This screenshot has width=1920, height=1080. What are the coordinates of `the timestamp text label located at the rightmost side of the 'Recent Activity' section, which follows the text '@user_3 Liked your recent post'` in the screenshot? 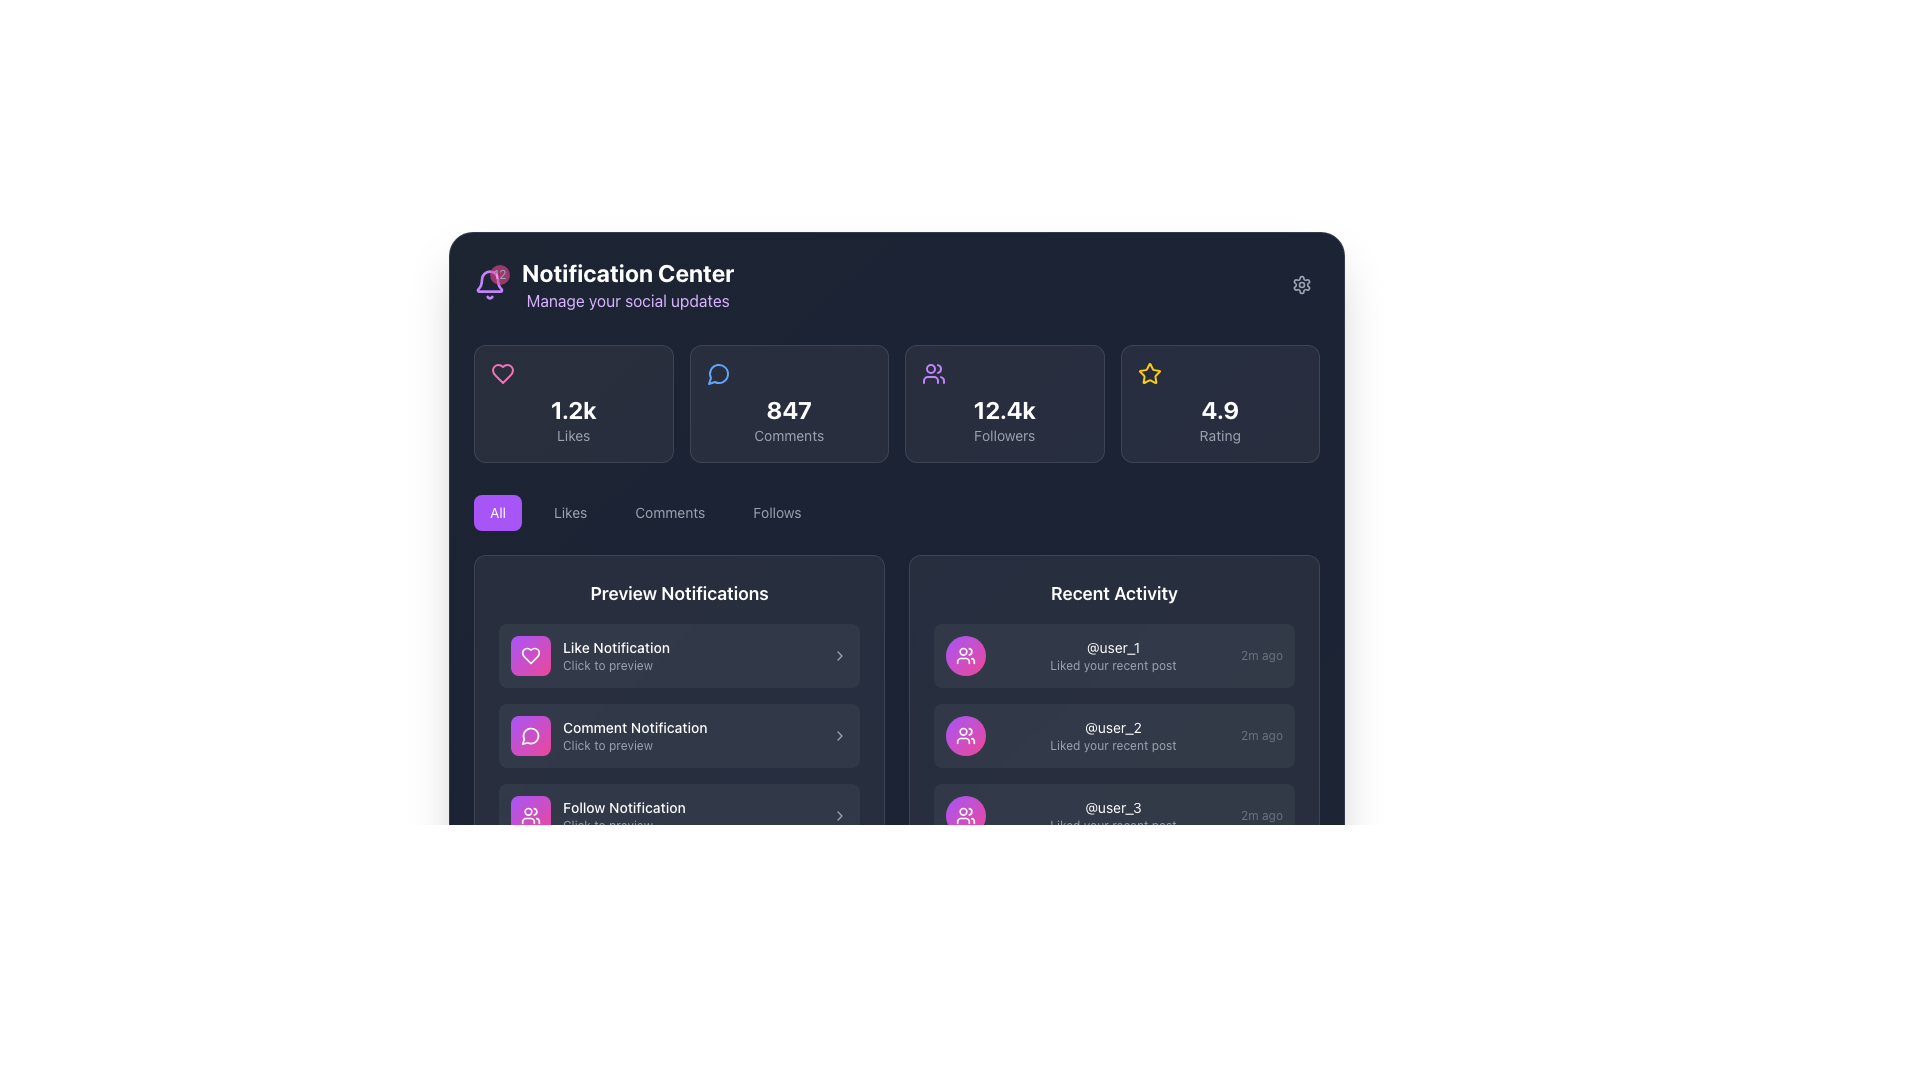 It's located at (1261, 816).